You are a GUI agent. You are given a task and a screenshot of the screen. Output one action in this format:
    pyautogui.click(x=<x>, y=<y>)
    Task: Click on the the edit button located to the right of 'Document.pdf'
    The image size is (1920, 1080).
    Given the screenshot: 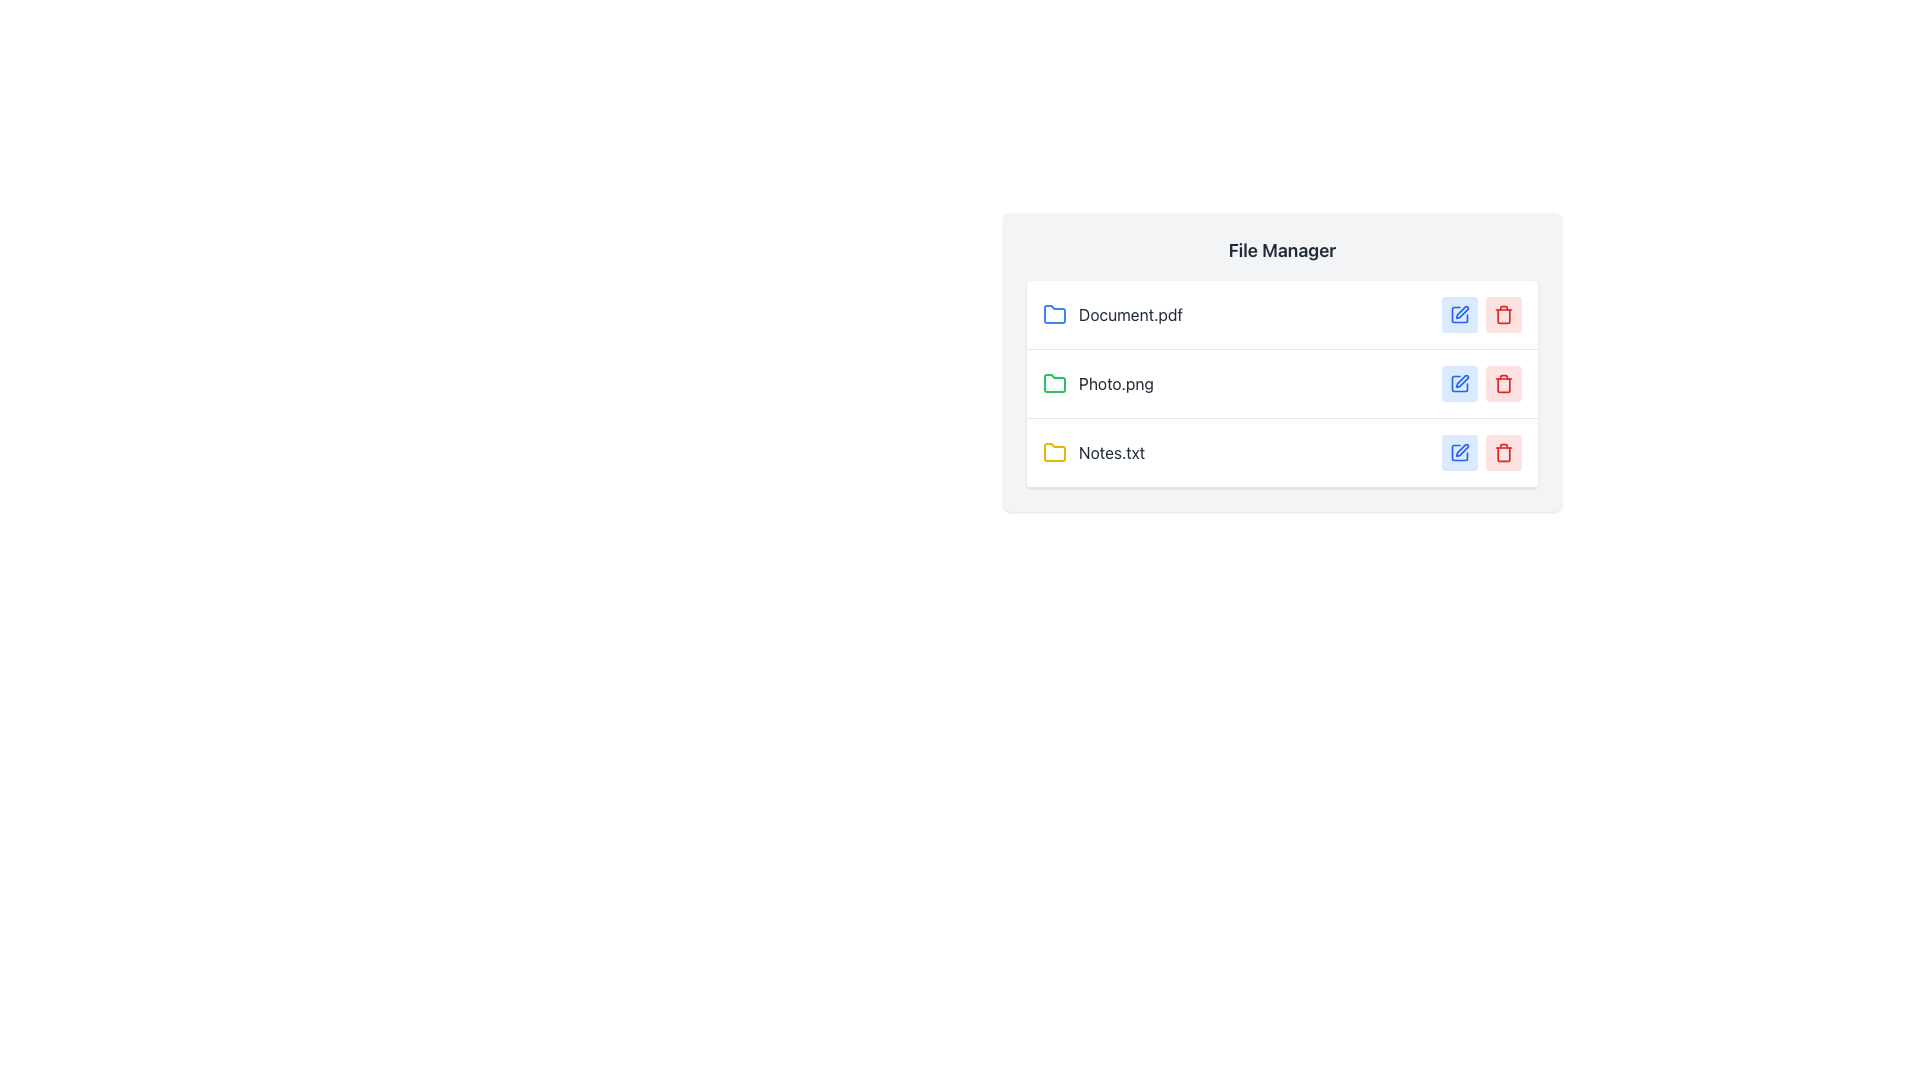 What is the action you would take?
    pyautogui.click(x=1459, y=315)
    